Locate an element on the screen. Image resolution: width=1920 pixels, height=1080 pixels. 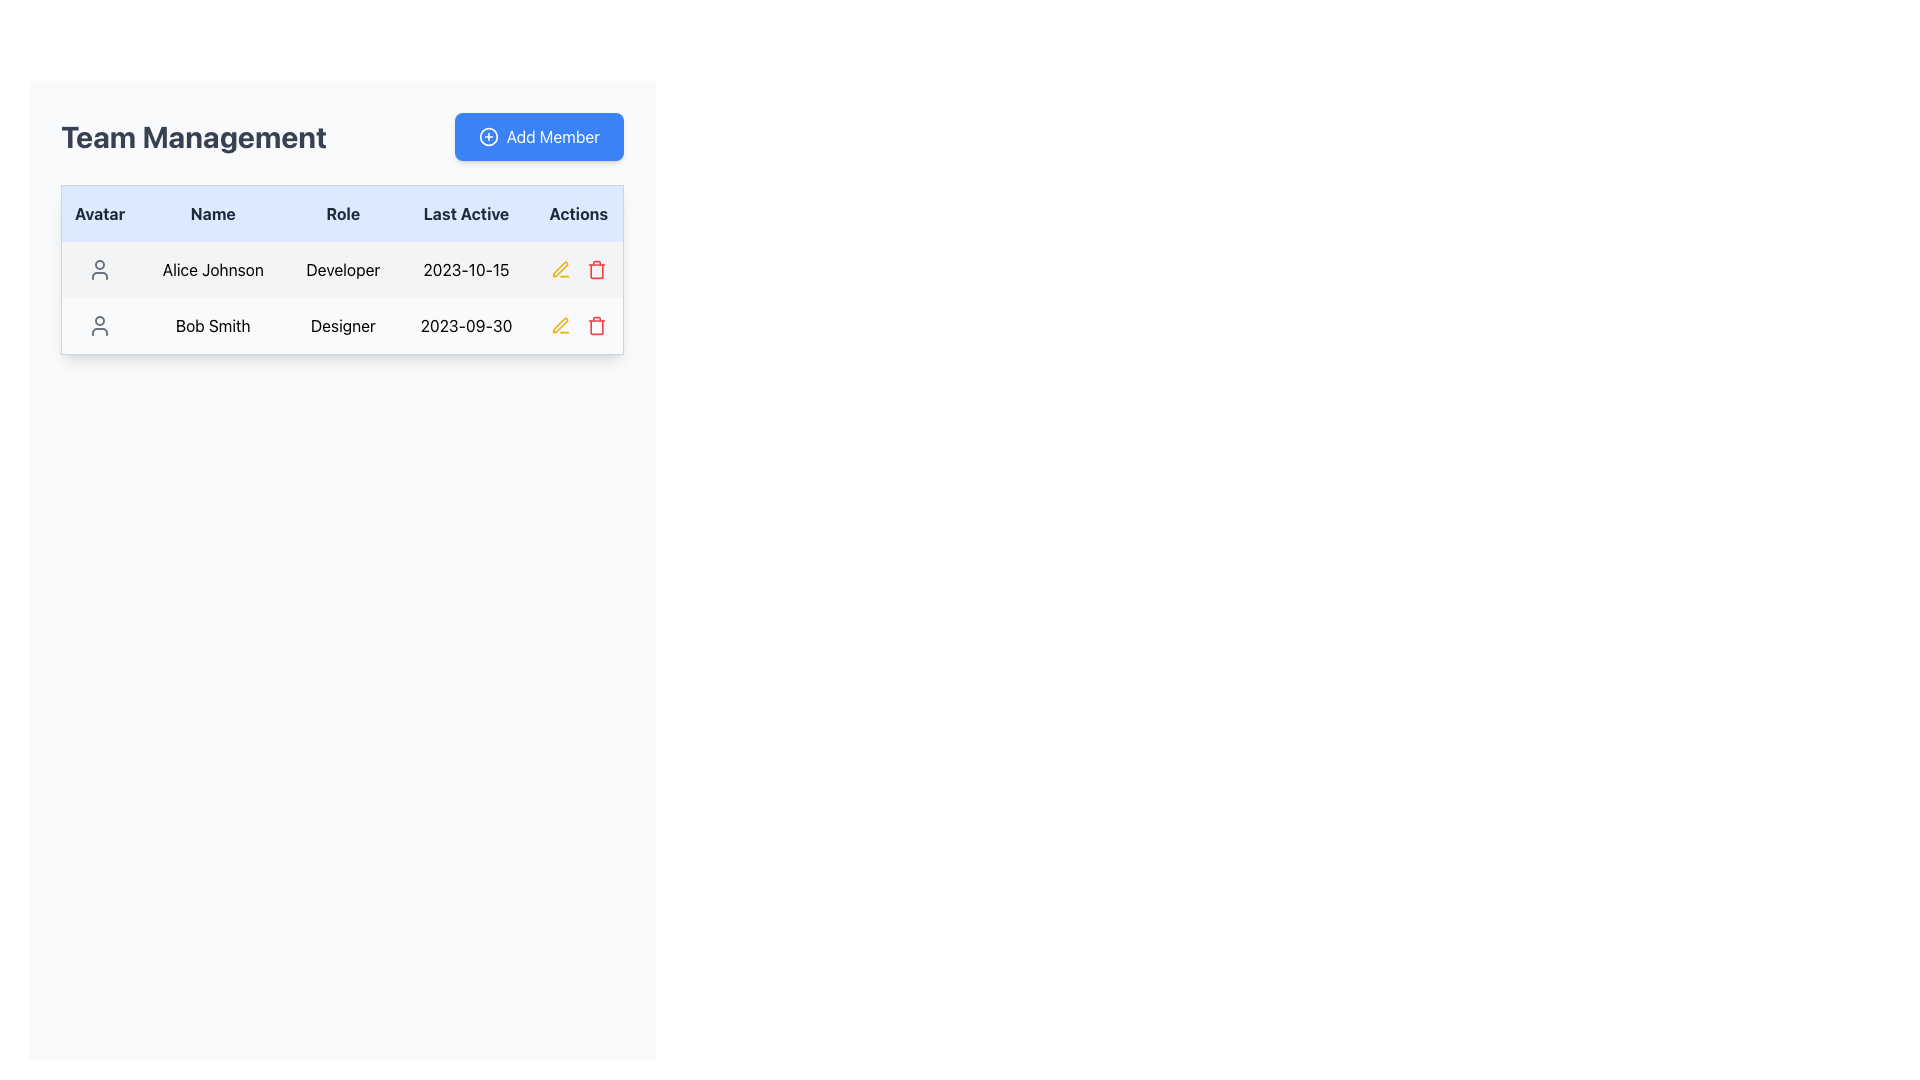
the Text Display element that shows the last active date of the user, which is located in the fourth column of the first row of the table is located at coordinates (465, 270).